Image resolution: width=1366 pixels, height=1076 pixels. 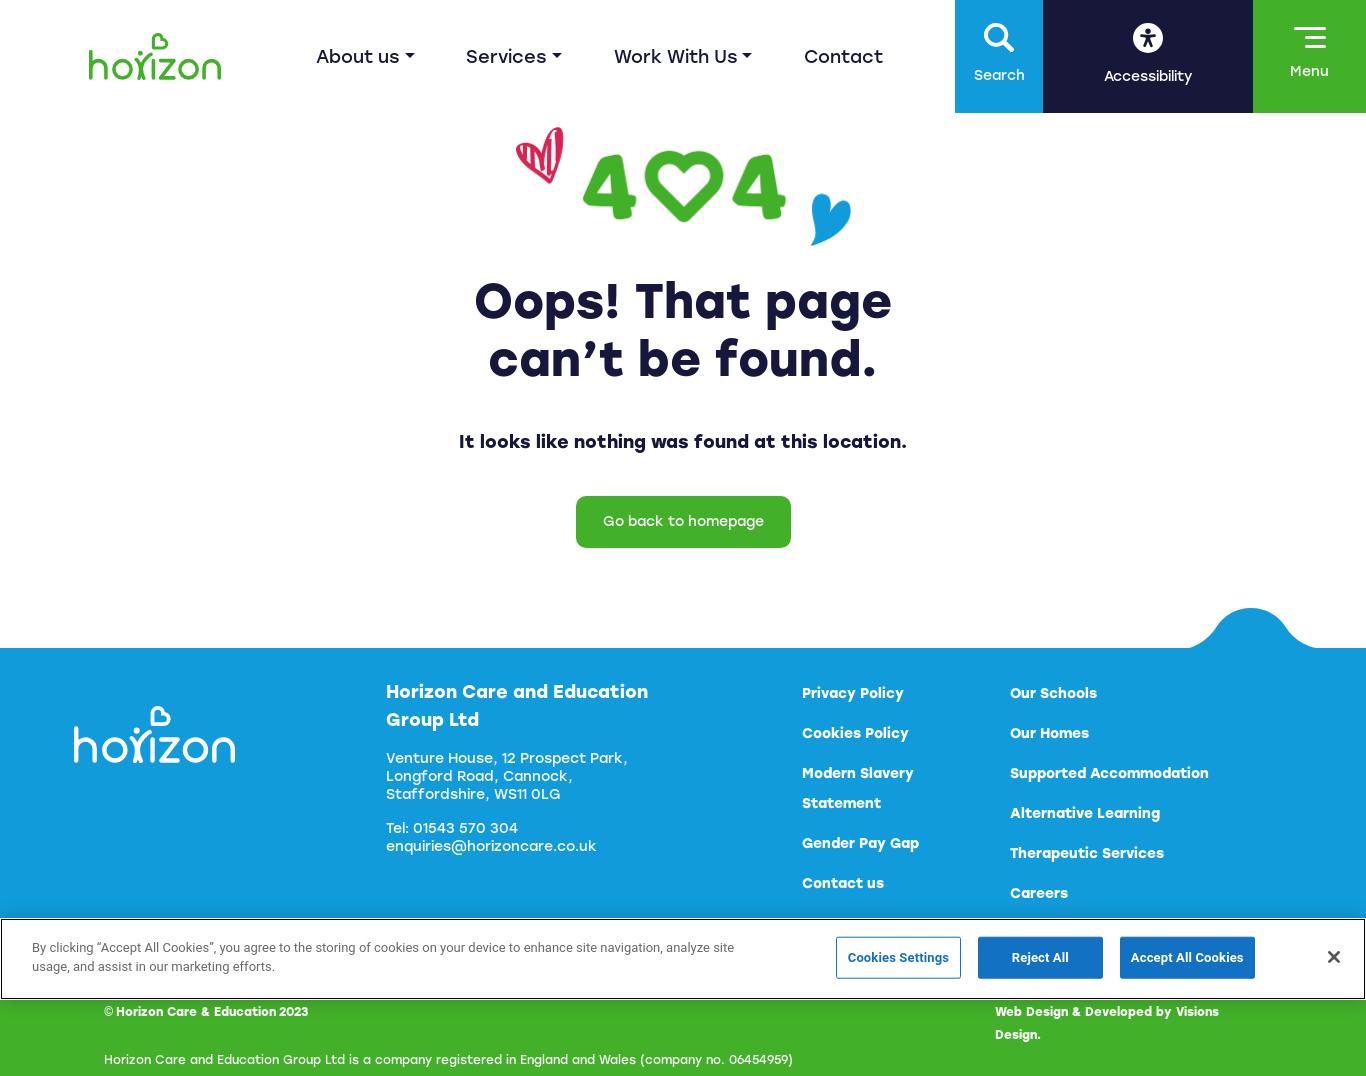 What do you see at coordinates (841, 883) in the screenshot?
I see `'Contact us'` at bounding box center [841, 883].